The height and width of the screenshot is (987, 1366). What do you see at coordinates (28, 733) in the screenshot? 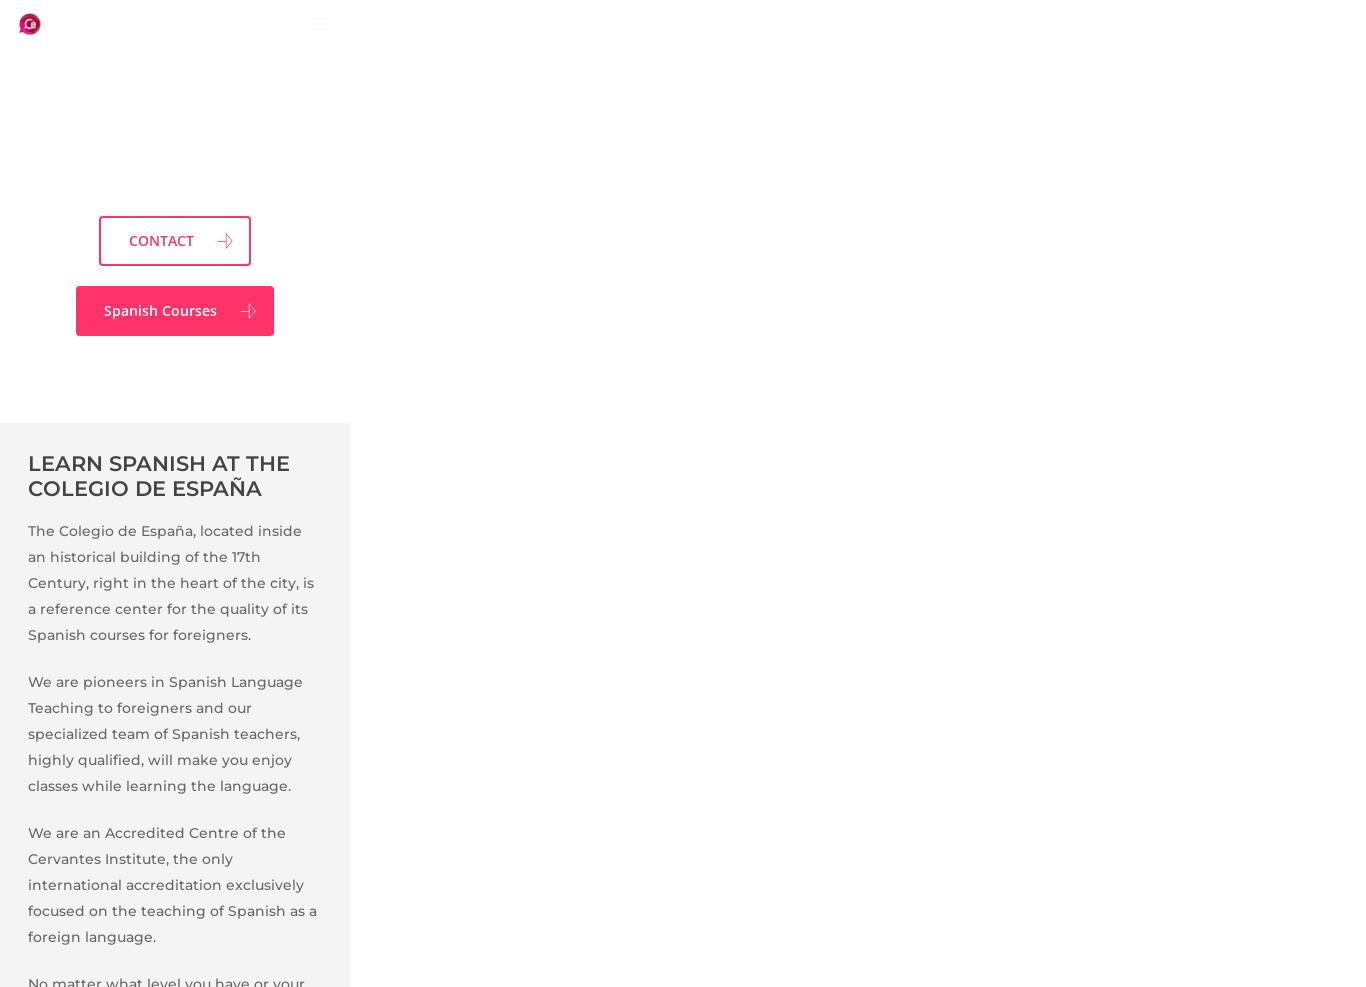
I see `'We are pioneers in Spanish Language Teaching to foreigners and our specialized team of Spanish teachers, highly qualified, will make you enjoy classes while learning the language.'` at bounding box center [28, 733].